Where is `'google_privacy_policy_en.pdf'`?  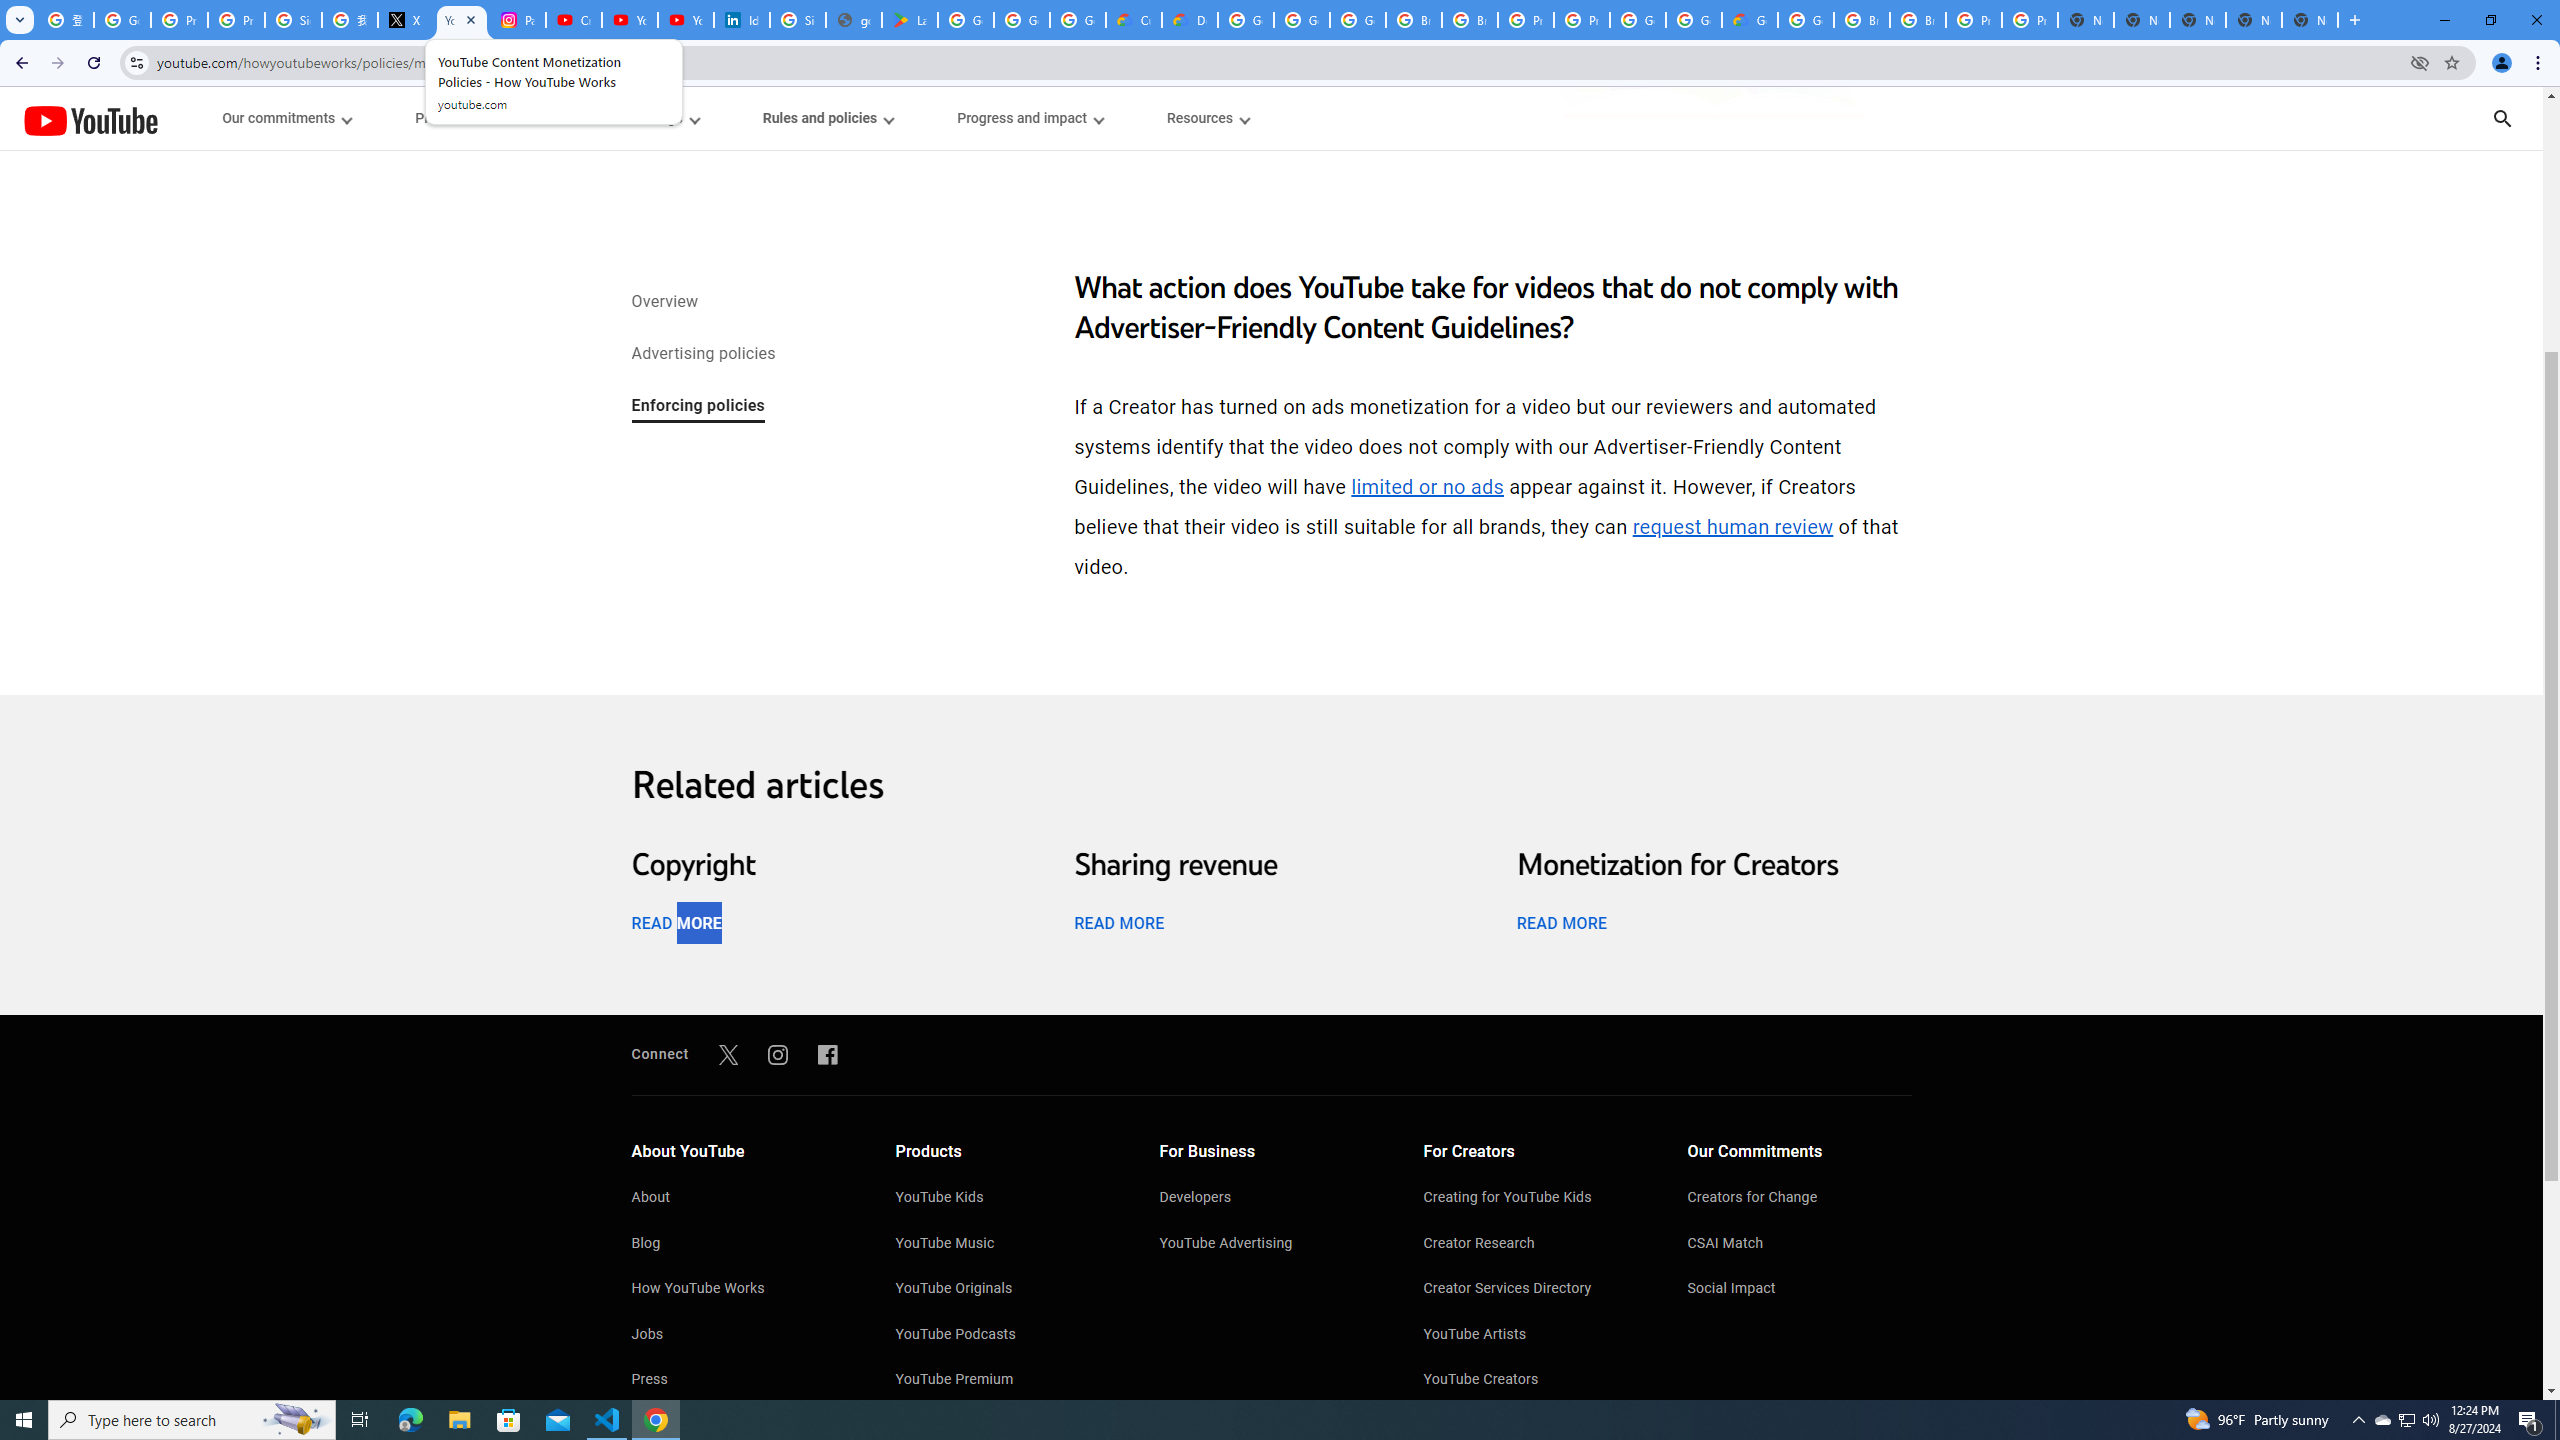 'google_privacy_policy_en.pdf' is located at coordinates (852, 19).